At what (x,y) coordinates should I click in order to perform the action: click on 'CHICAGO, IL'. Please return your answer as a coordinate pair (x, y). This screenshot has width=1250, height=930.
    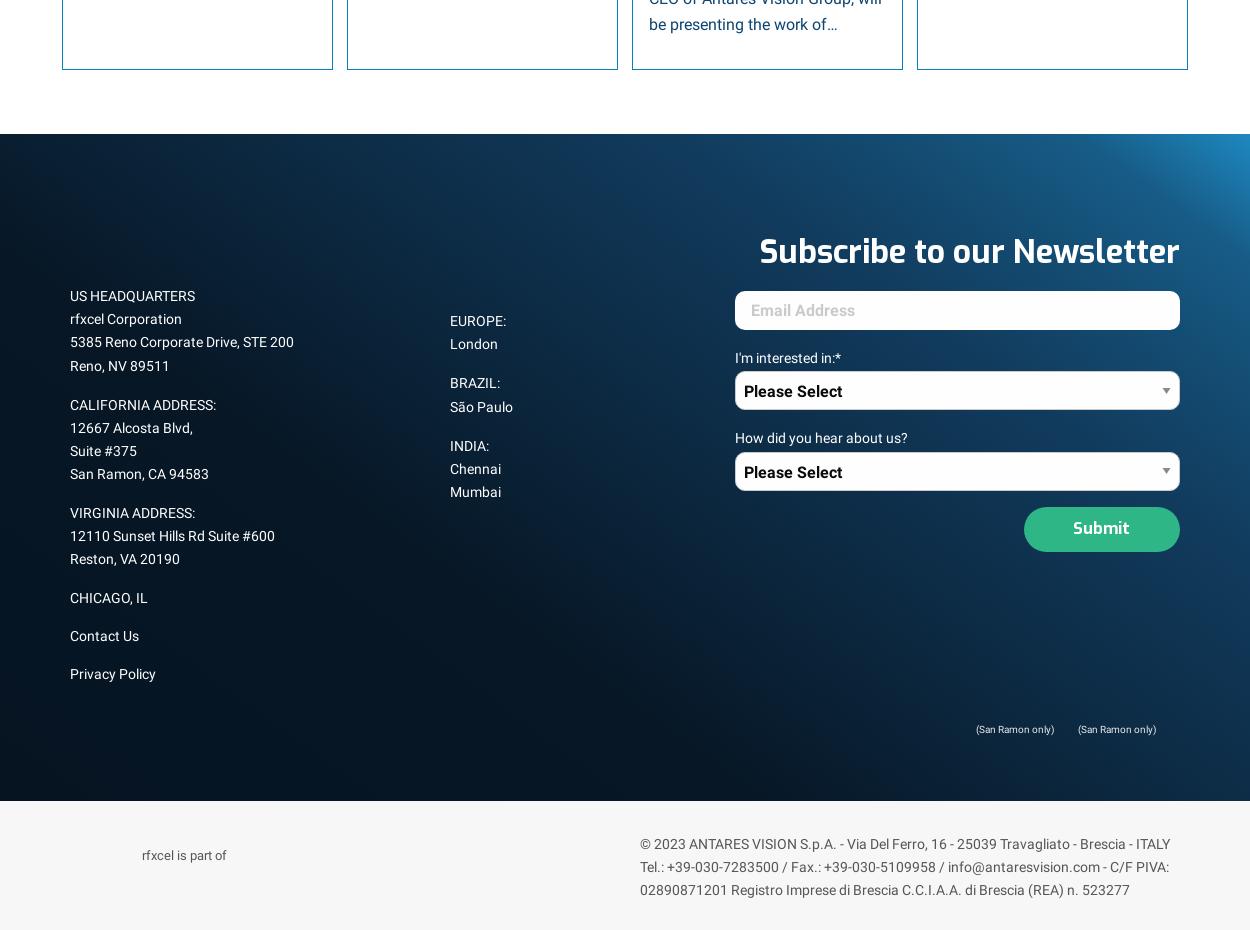
    Looking at the image, I should click on (108, 597).